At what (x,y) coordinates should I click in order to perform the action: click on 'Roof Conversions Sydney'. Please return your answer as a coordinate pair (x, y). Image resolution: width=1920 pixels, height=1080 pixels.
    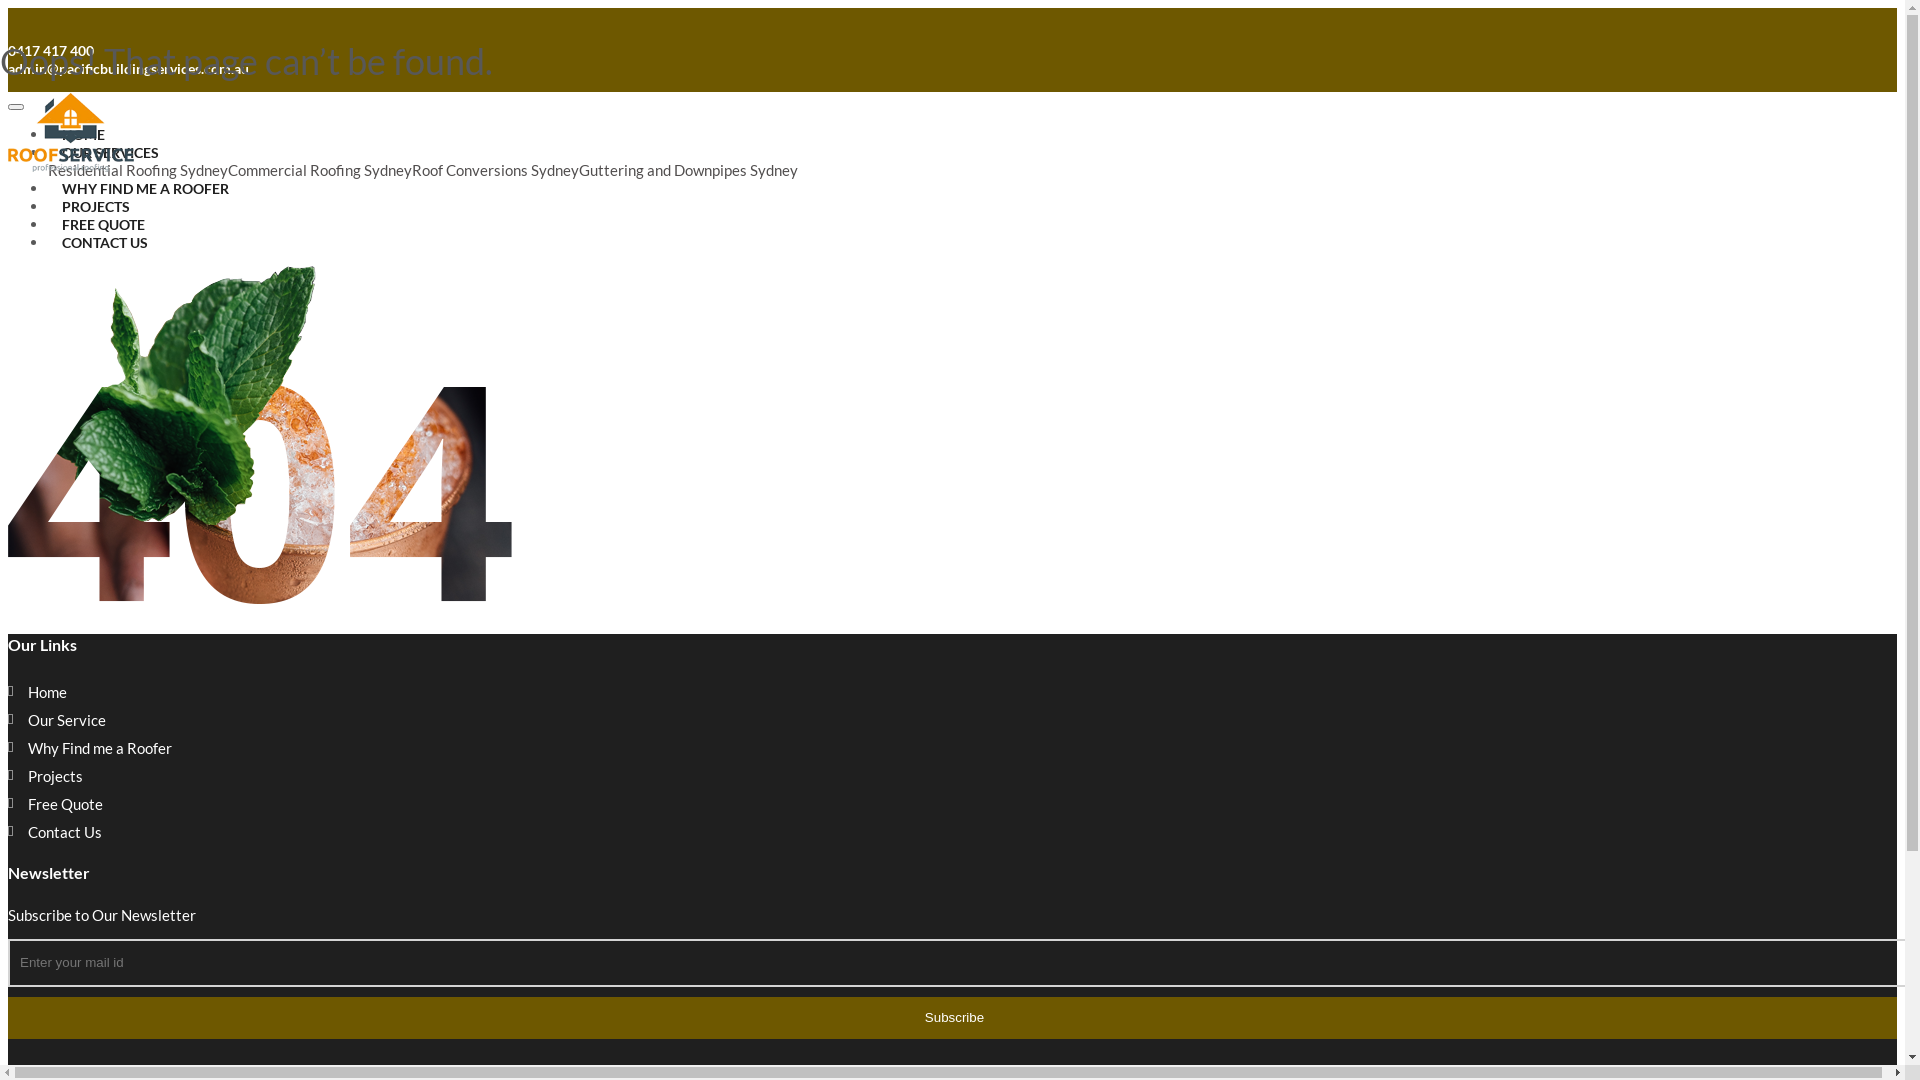
    Looking at the image, I should click on (495, 168).